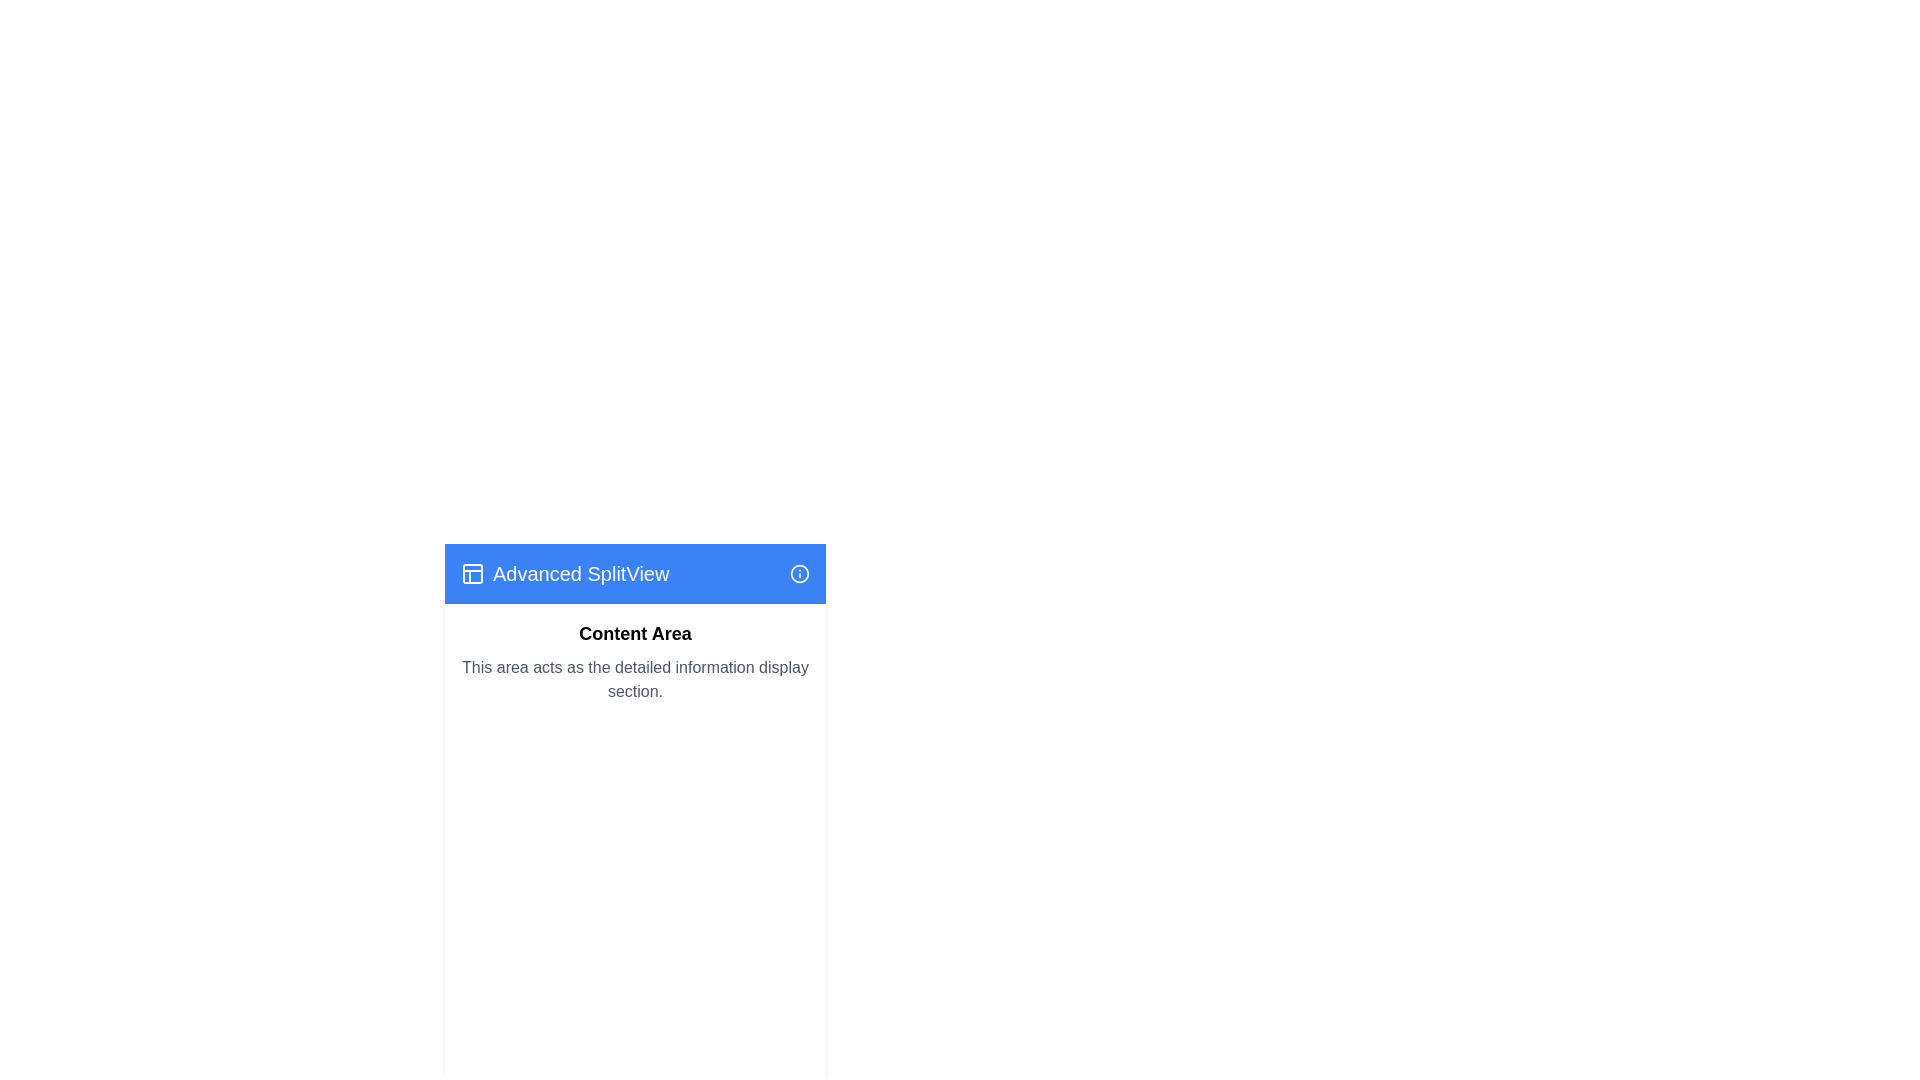 Image resolution: width=1920 pixels, height=1080 pixels. What do you see at coordinates (472, 574) in the screenshot?
I see `the decorative graphic component located on the top-left side of an icon` at bounding box center [472, 574].